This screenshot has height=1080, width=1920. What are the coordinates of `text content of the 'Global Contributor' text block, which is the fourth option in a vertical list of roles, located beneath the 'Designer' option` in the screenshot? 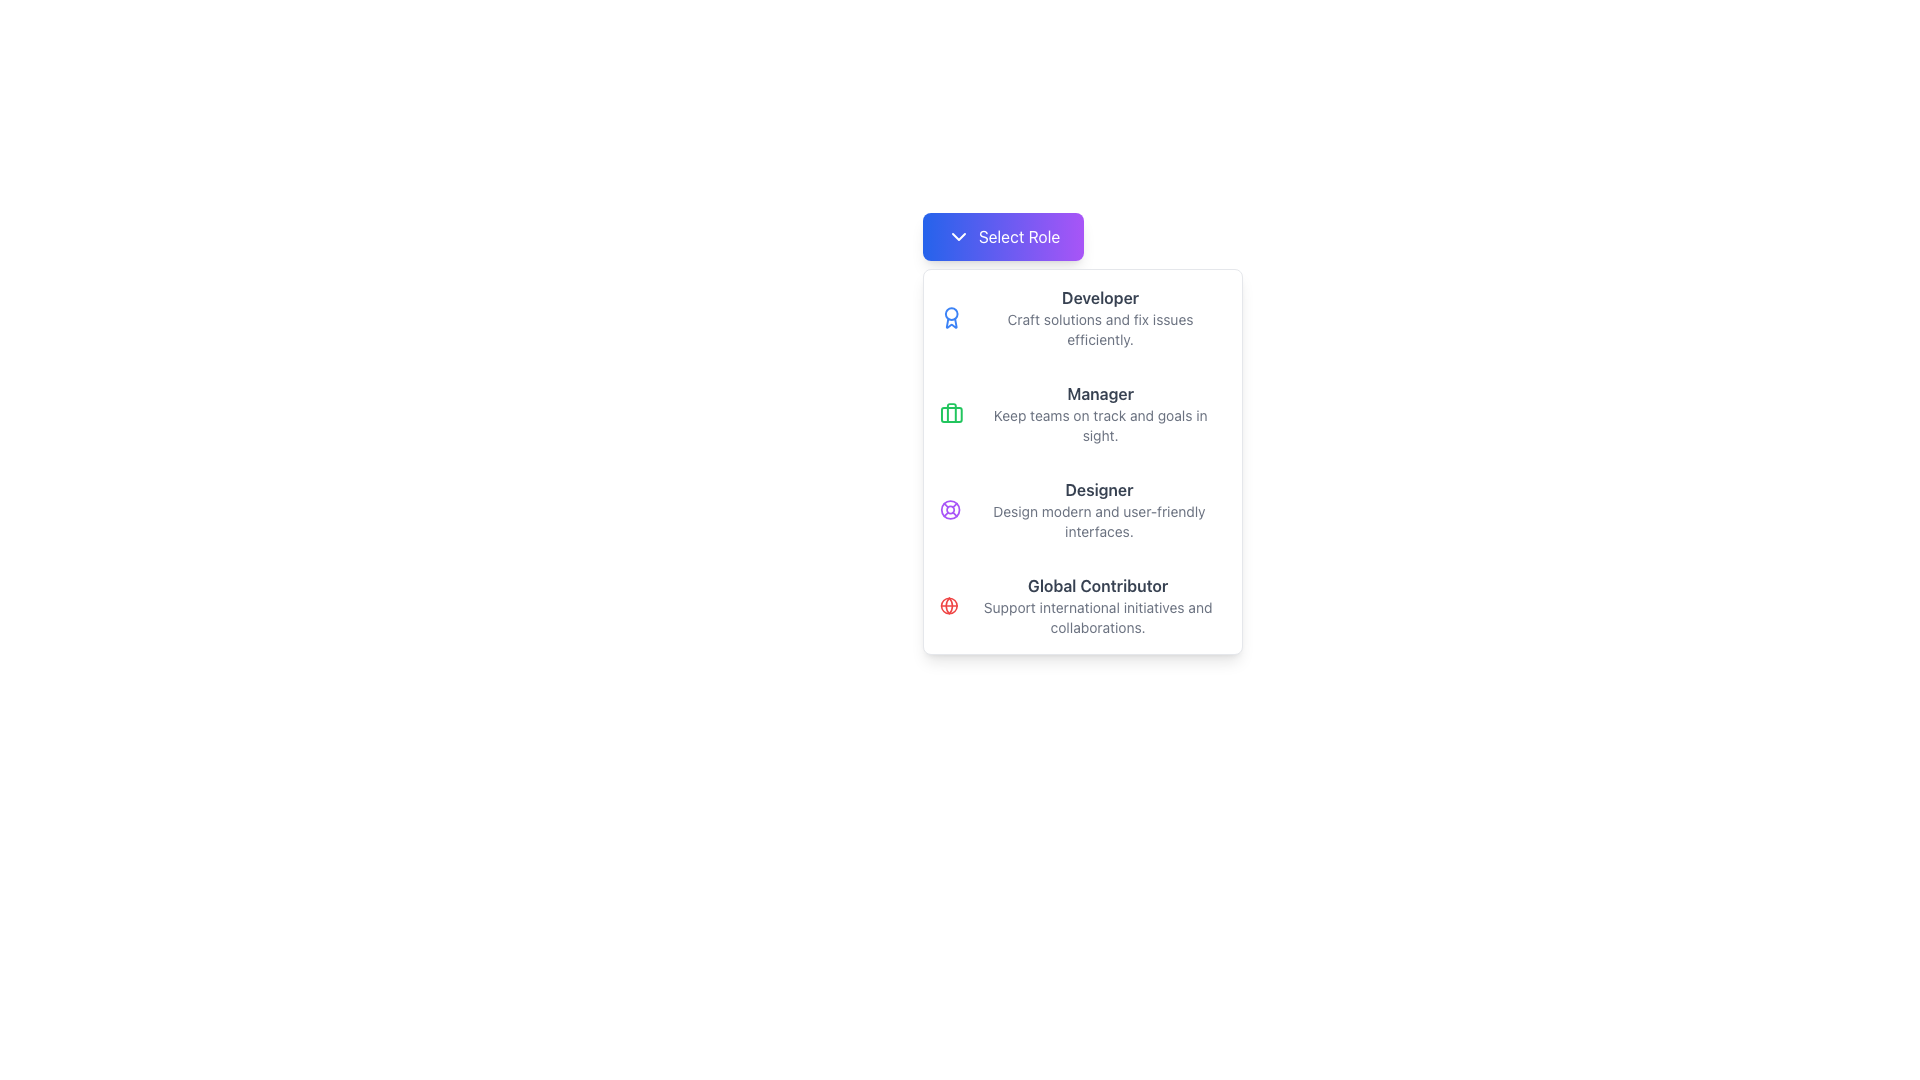 It's located at (1097, 604).